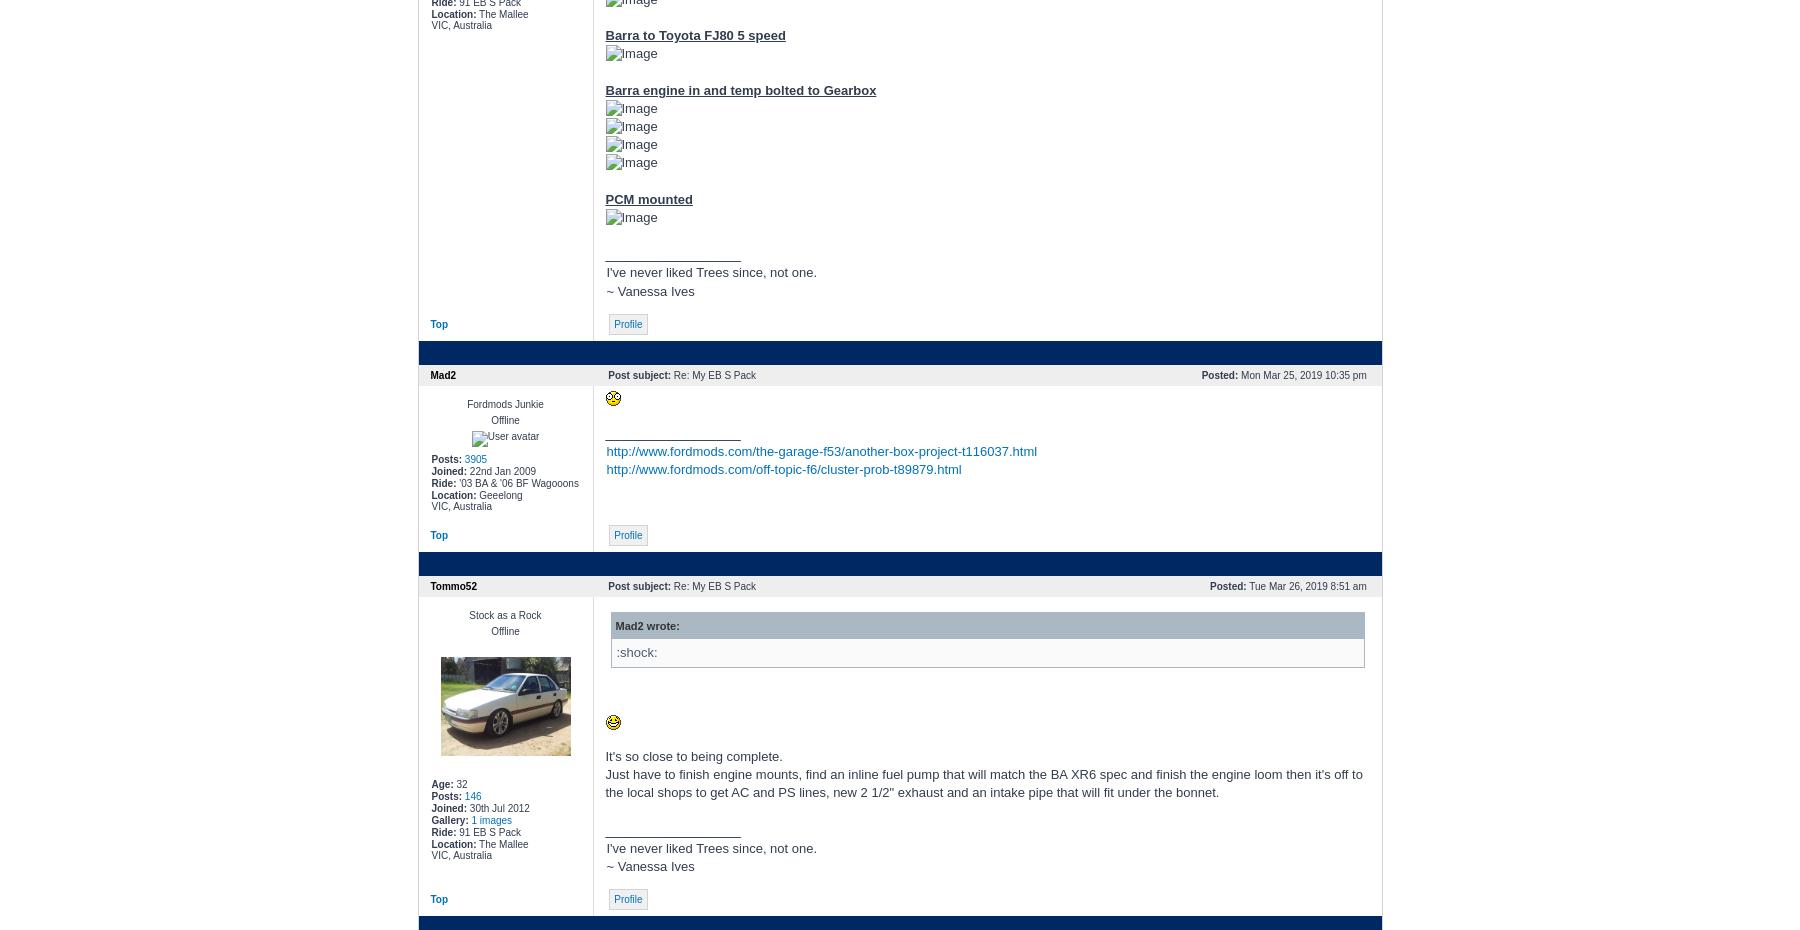 The height and width of the screenshot is (930, 1800). Describe the element at coordinates (497, 493) in the screenshot. I see `'Geeelong'` at that location.